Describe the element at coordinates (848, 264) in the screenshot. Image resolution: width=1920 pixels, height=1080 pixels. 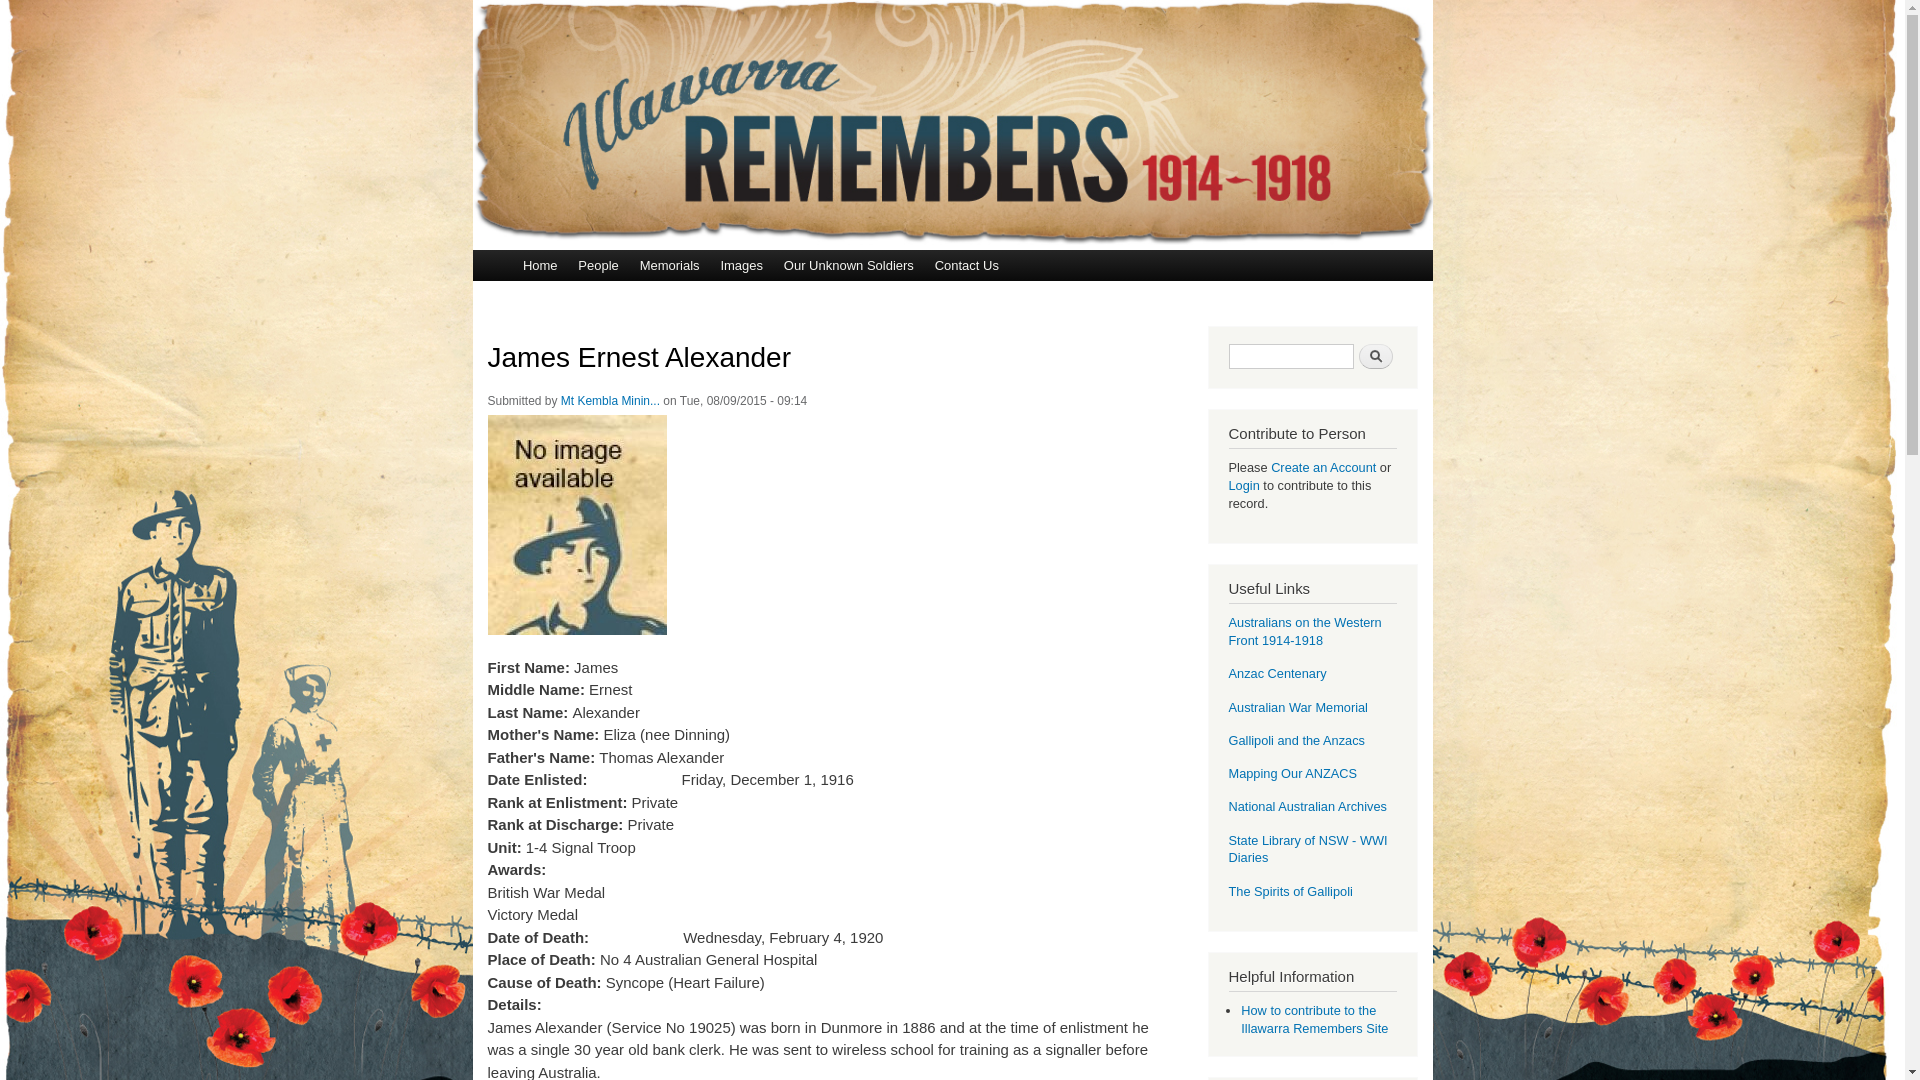
I see `'Our Unknown Soldiers'` at that location.